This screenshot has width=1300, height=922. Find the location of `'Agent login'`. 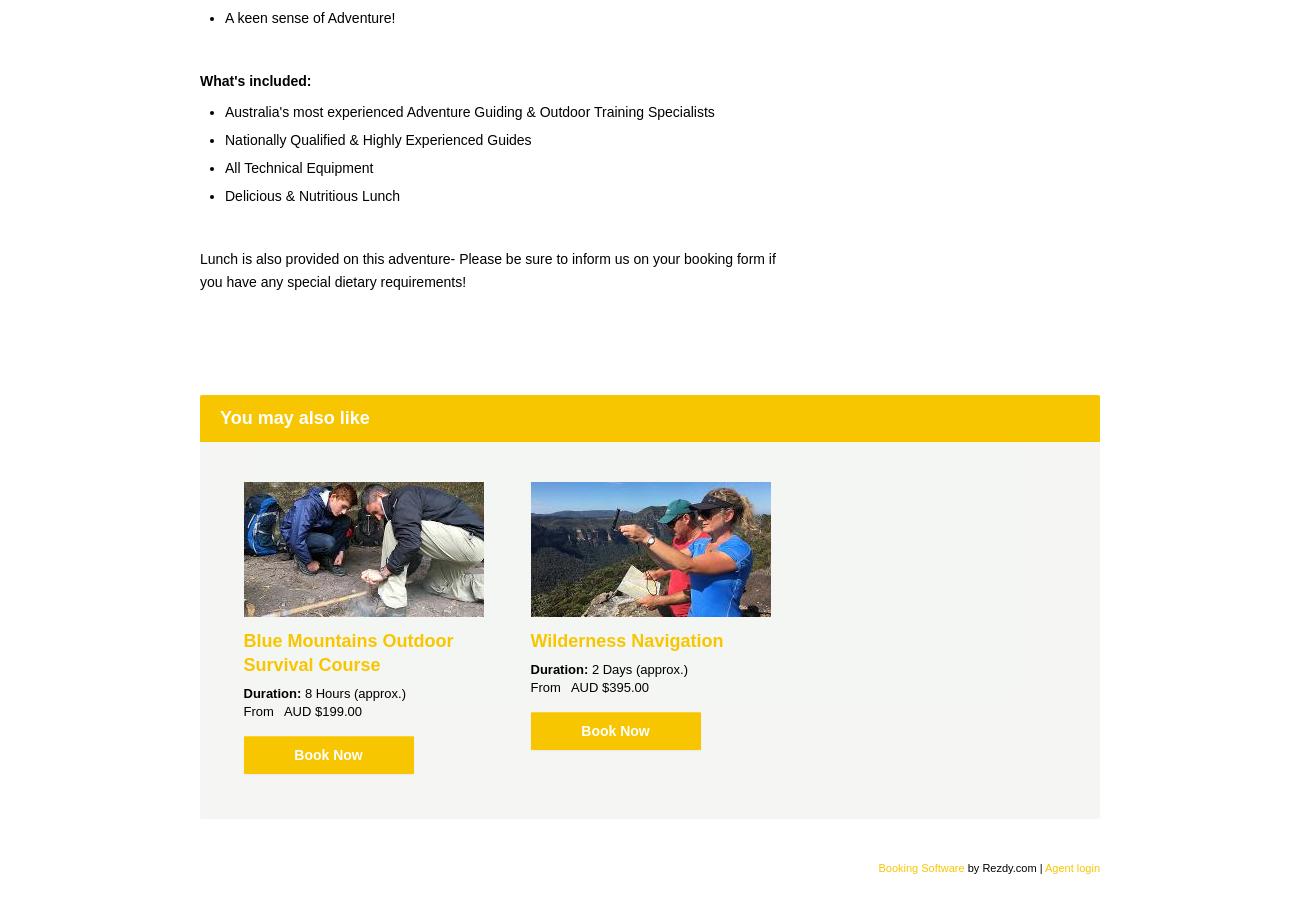

'Agent login' is located at coordinates (1071, 865).